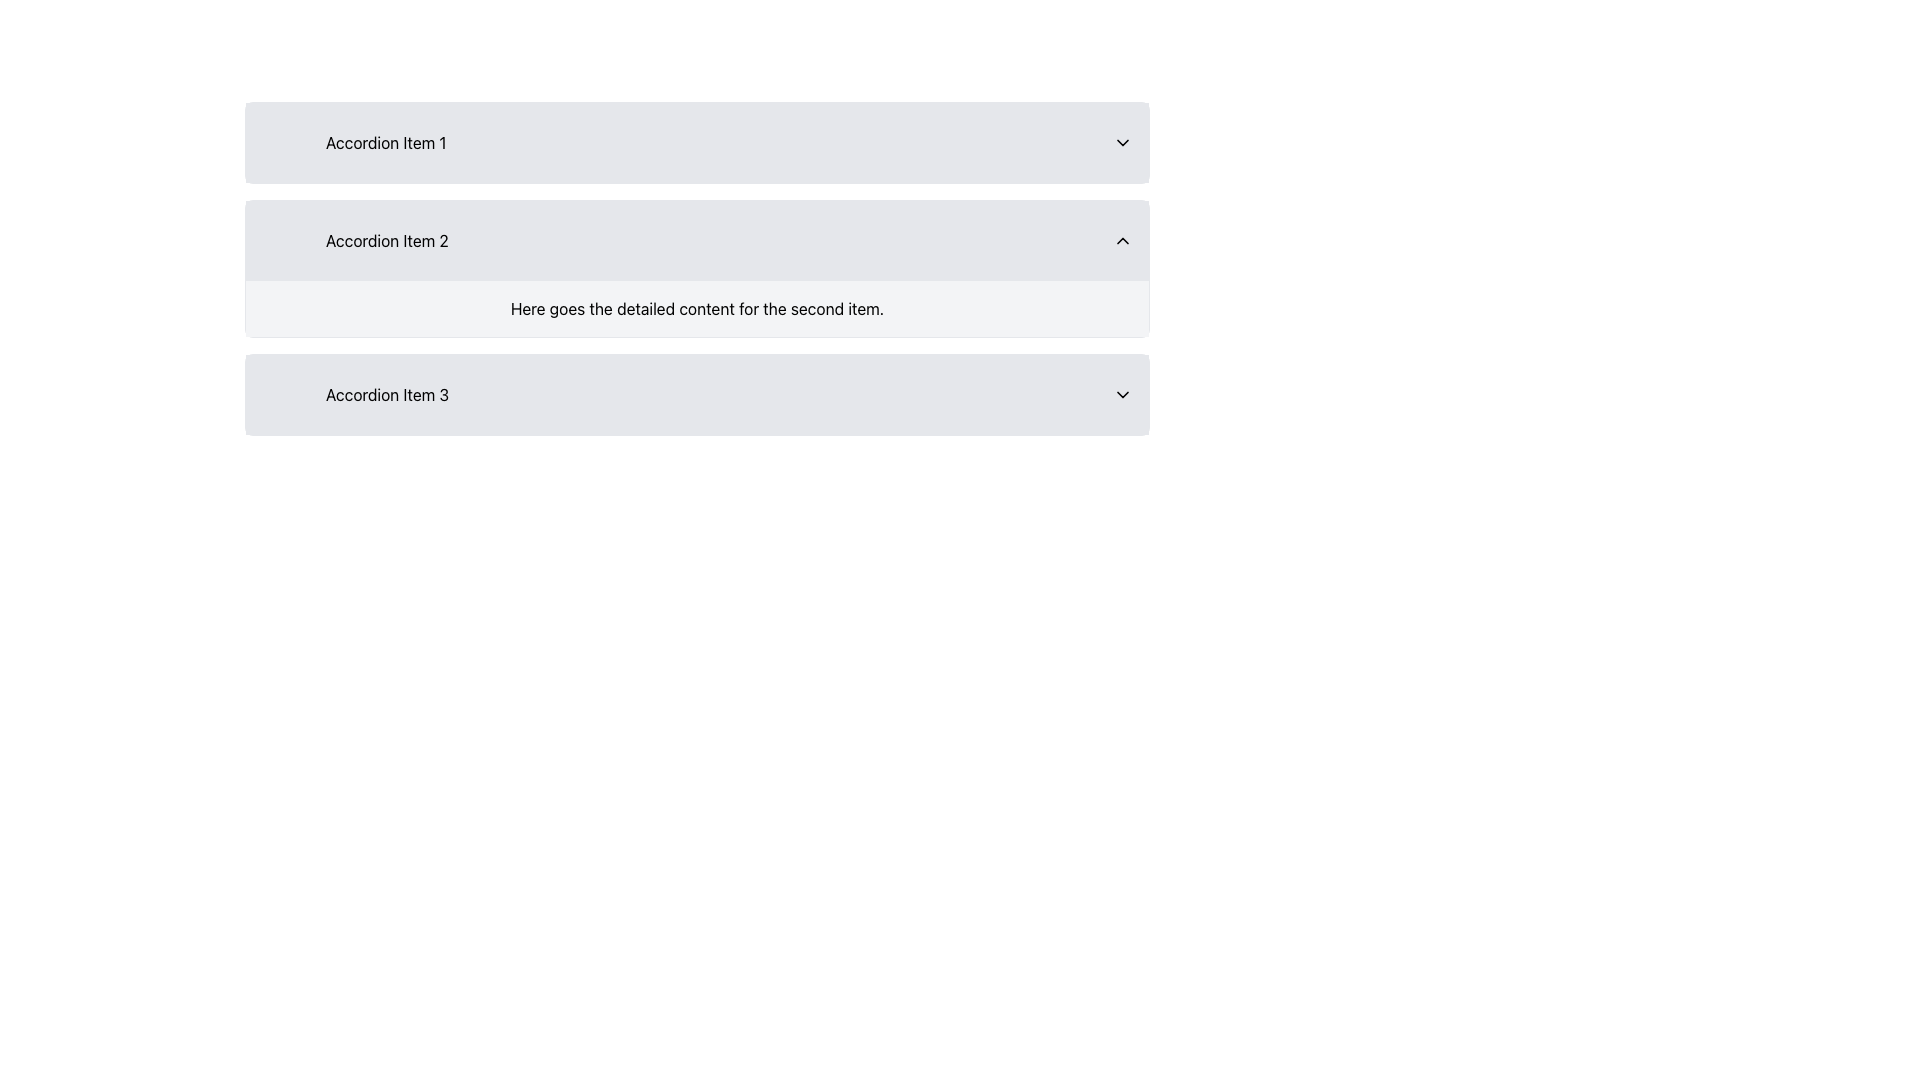 Image resolution: width=1920 pixels, height=1080 pixels. Describe the element at coordinates (1123, 239) in the screenshot. I see `the icon button located in the header of 'Accordion Item 2'` at that location.